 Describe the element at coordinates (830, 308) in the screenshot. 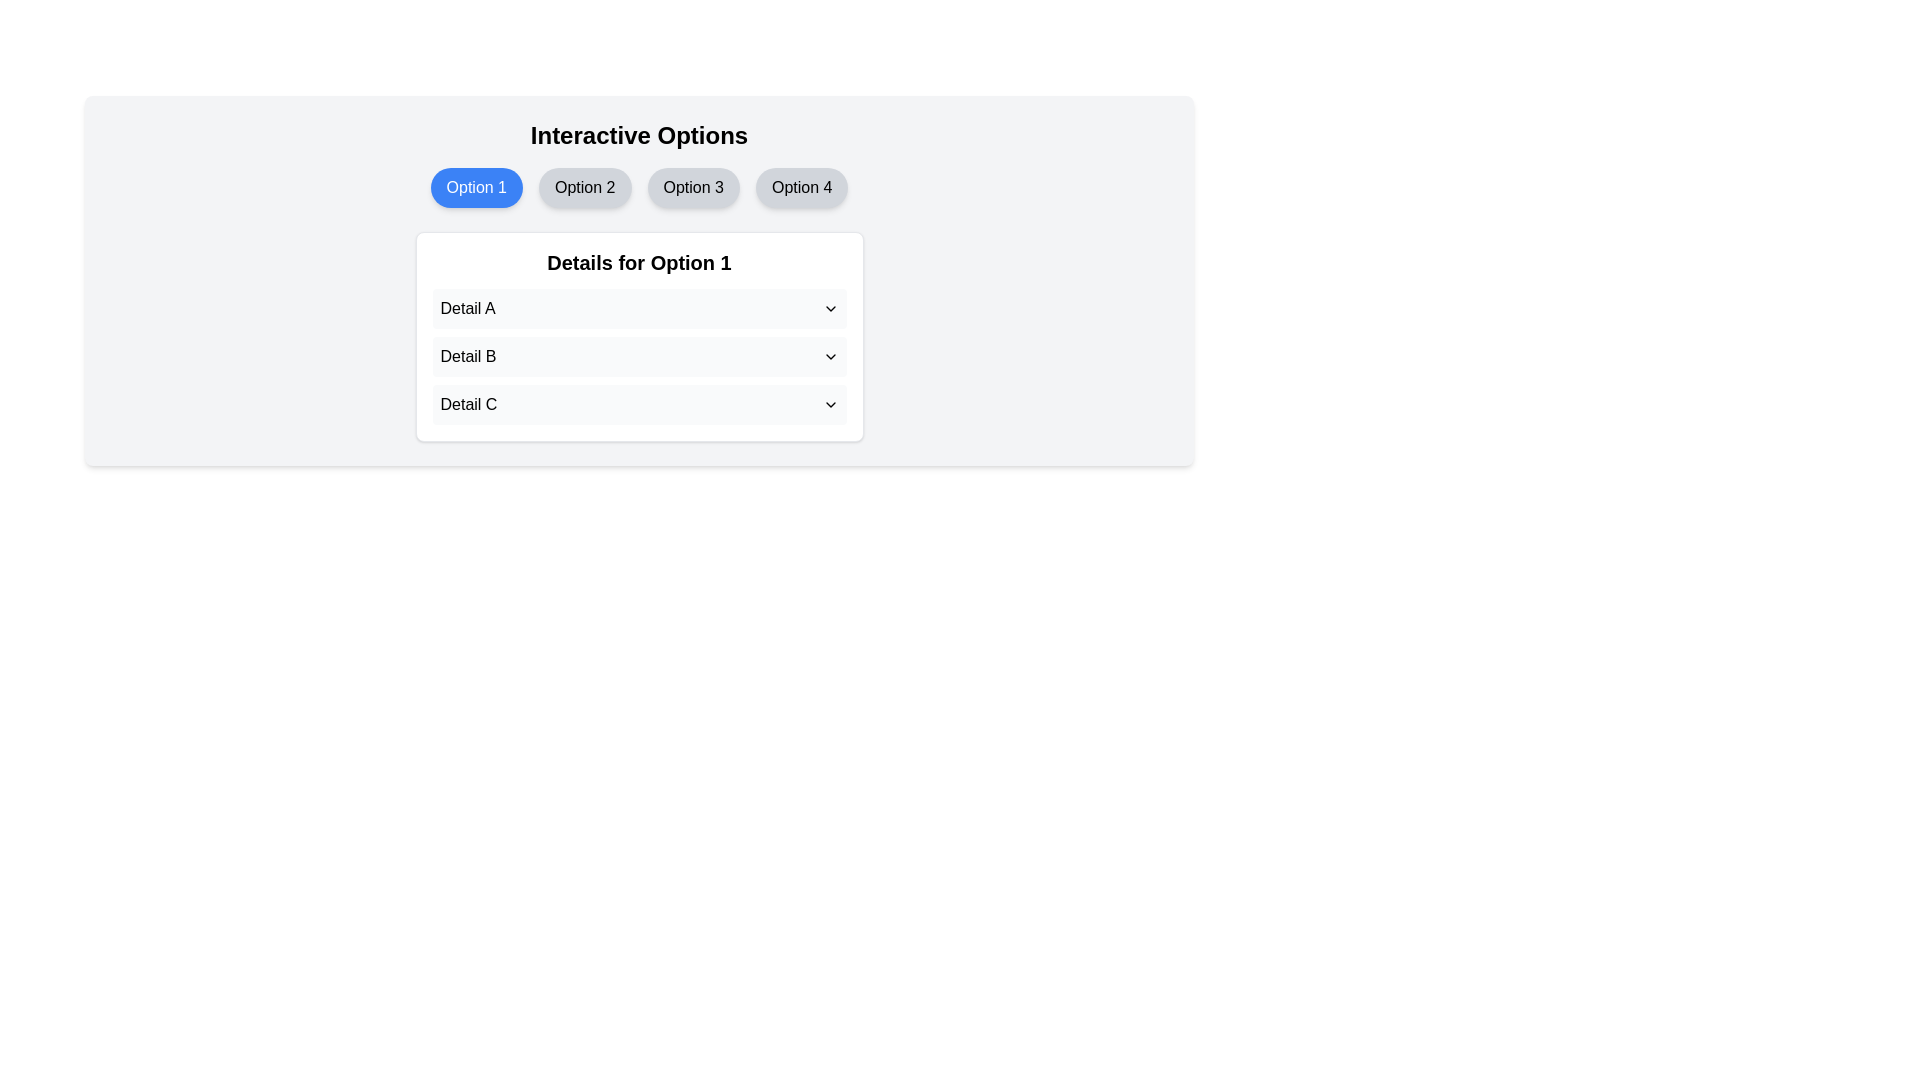

I see `the chevron icon indicating a dropdown menu in the 'Detail A' section of the 'Details for Option 1' panel to trigger hover-related effects` at that location.